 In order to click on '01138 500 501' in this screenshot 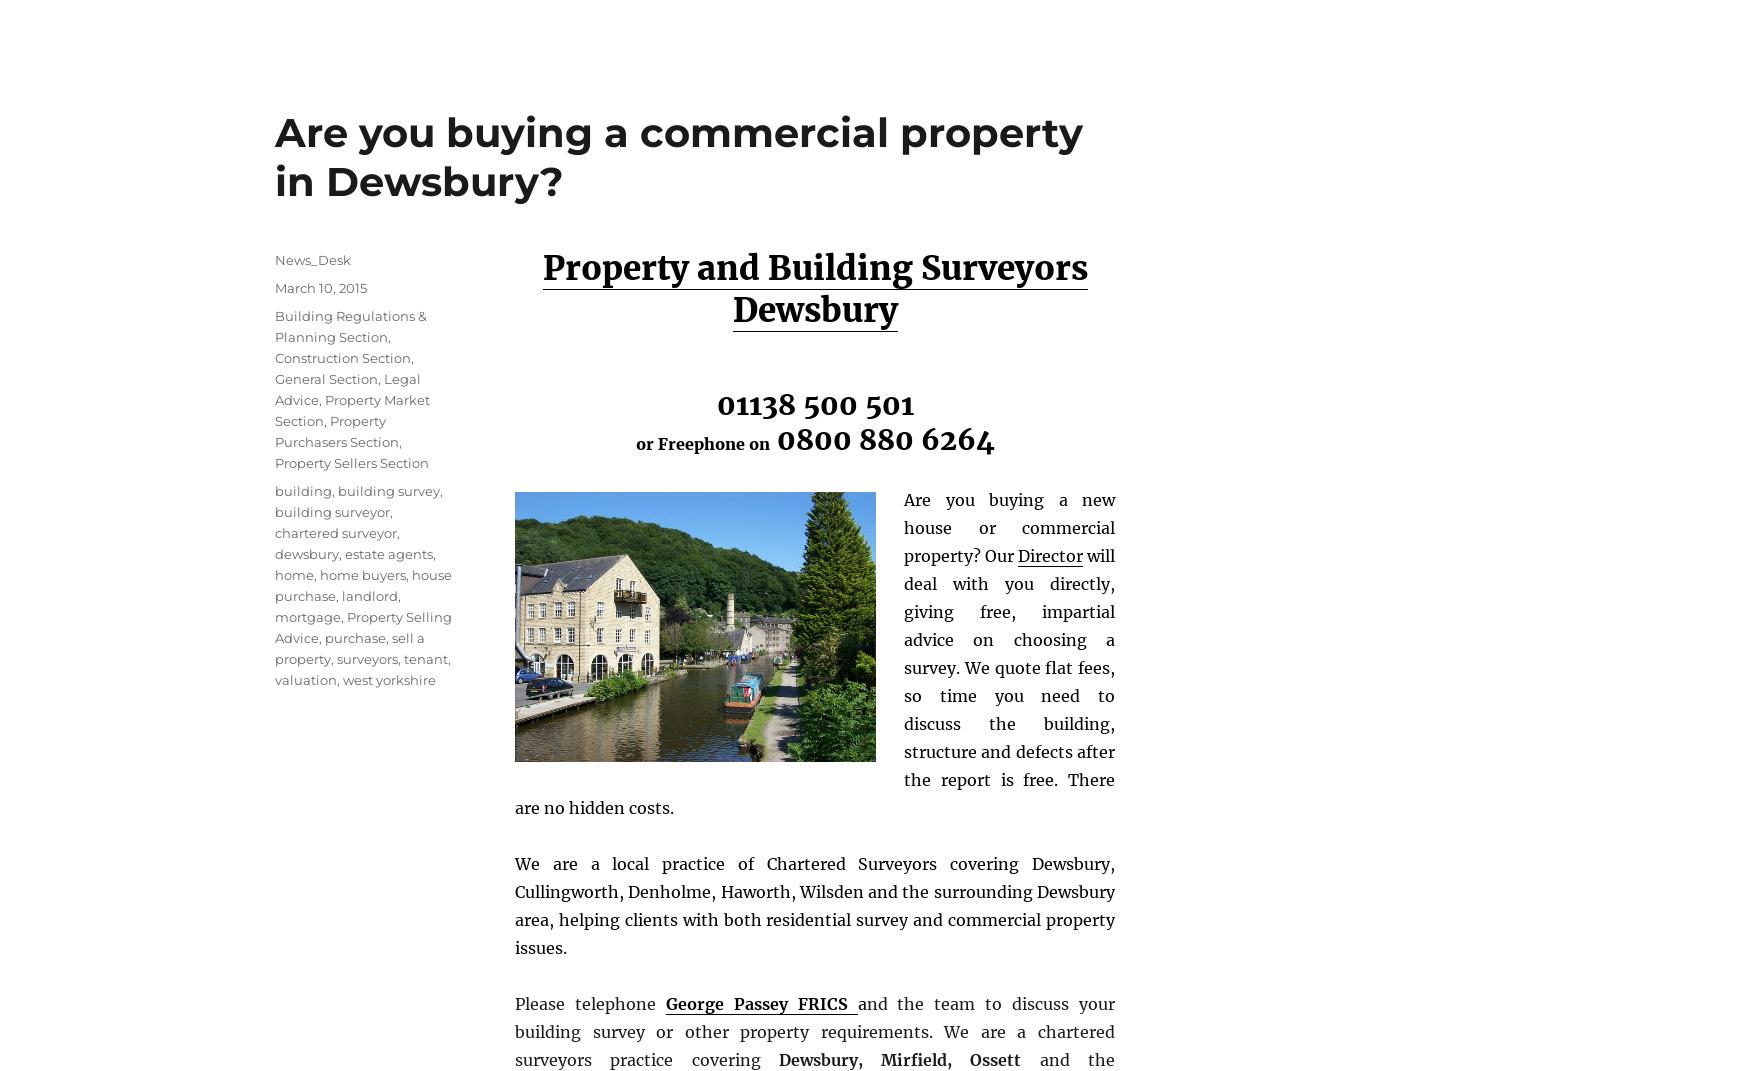, I will do `click(814, 403)`.